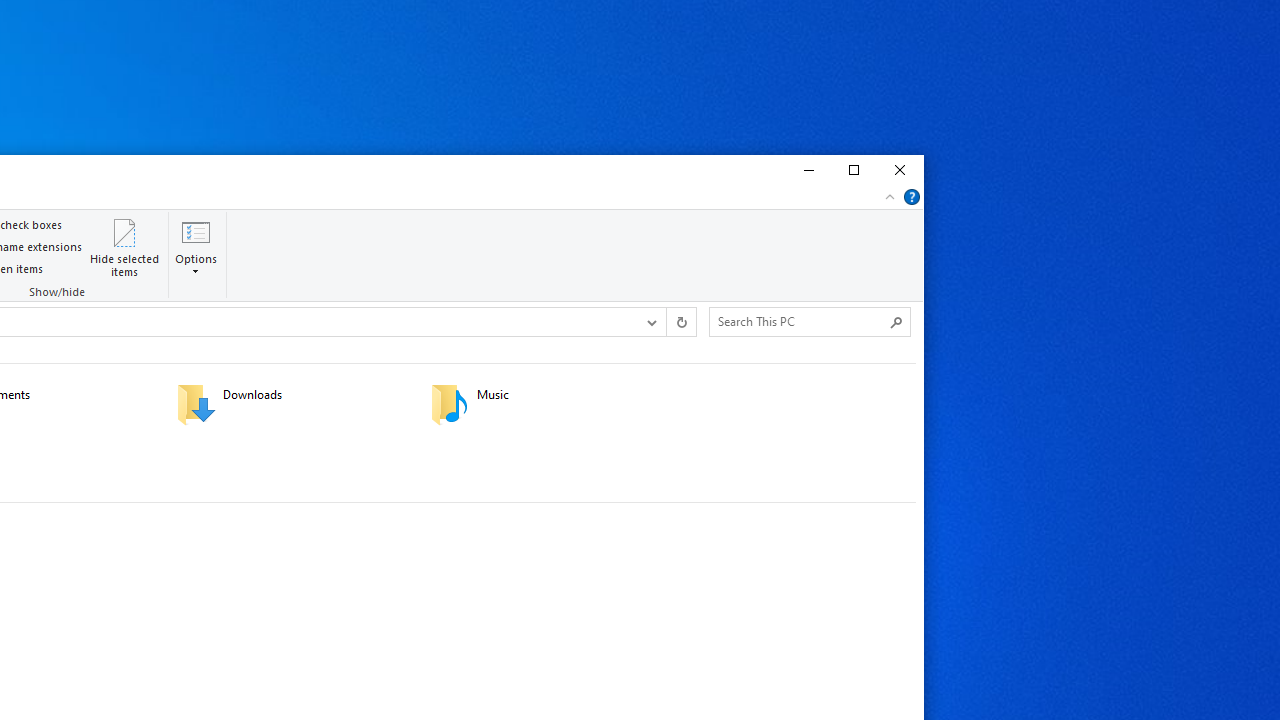 The image size is (1280, 720). Describe the element at coordinates (899, 170) in the screenshot. I see `'Close'` at that location.